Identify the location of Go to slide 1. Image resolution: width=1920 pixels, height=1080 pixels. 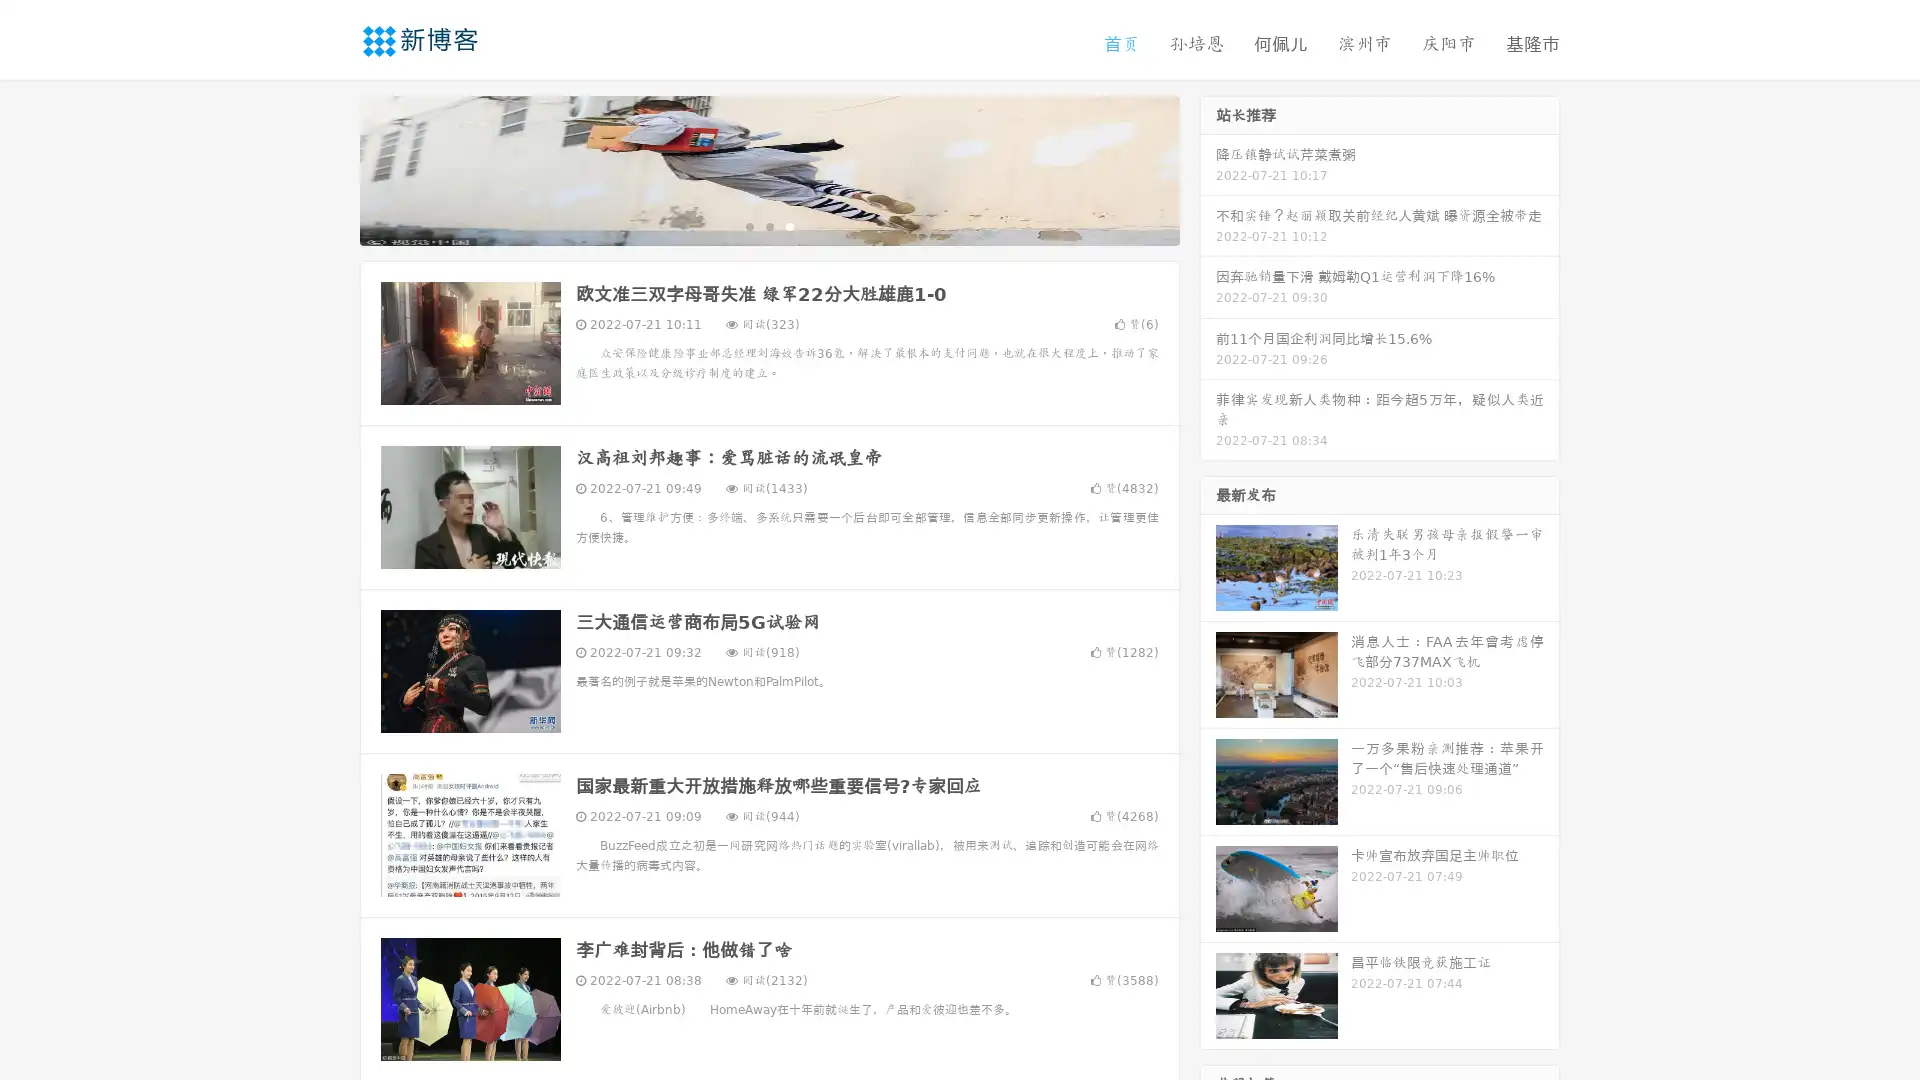
(748, 225).